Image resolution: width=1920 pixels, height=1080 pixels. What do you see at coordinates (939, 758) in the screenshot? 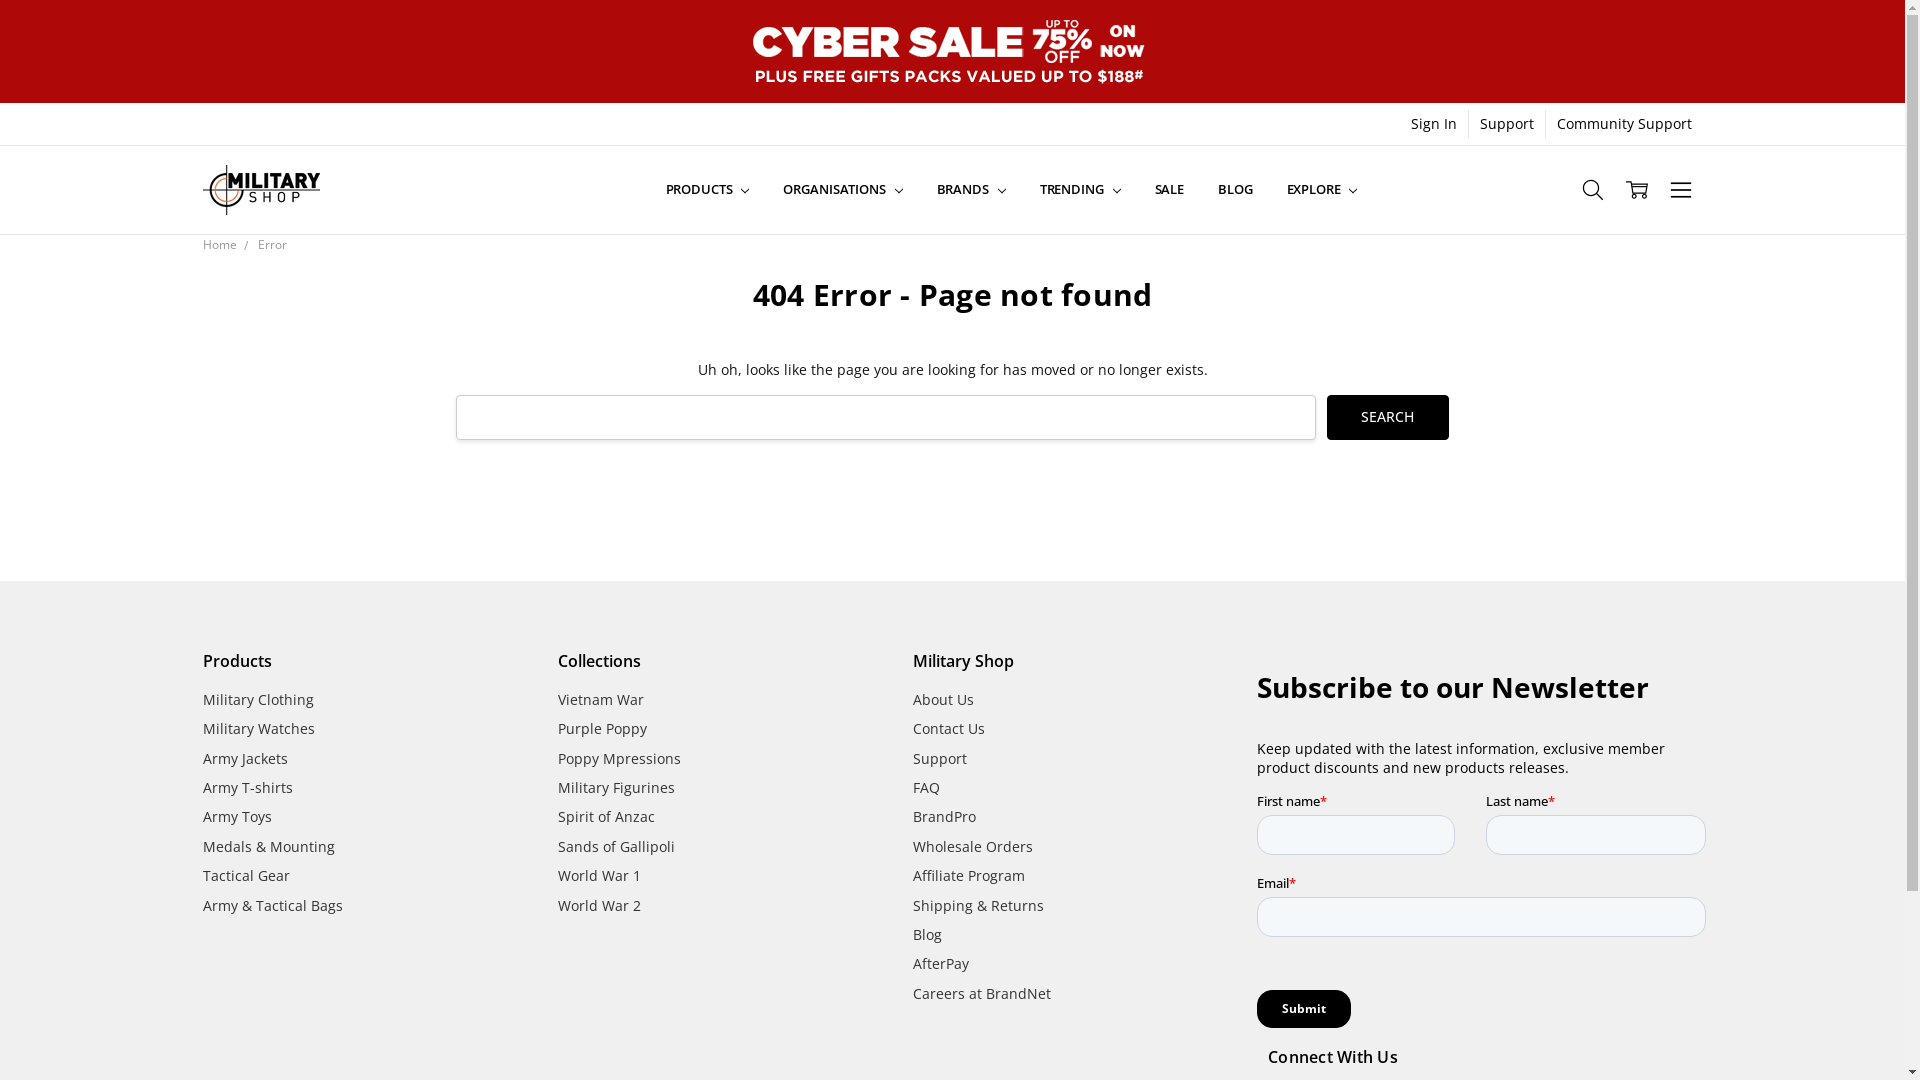
I see `'Support'` at bounding box center [939, 758].